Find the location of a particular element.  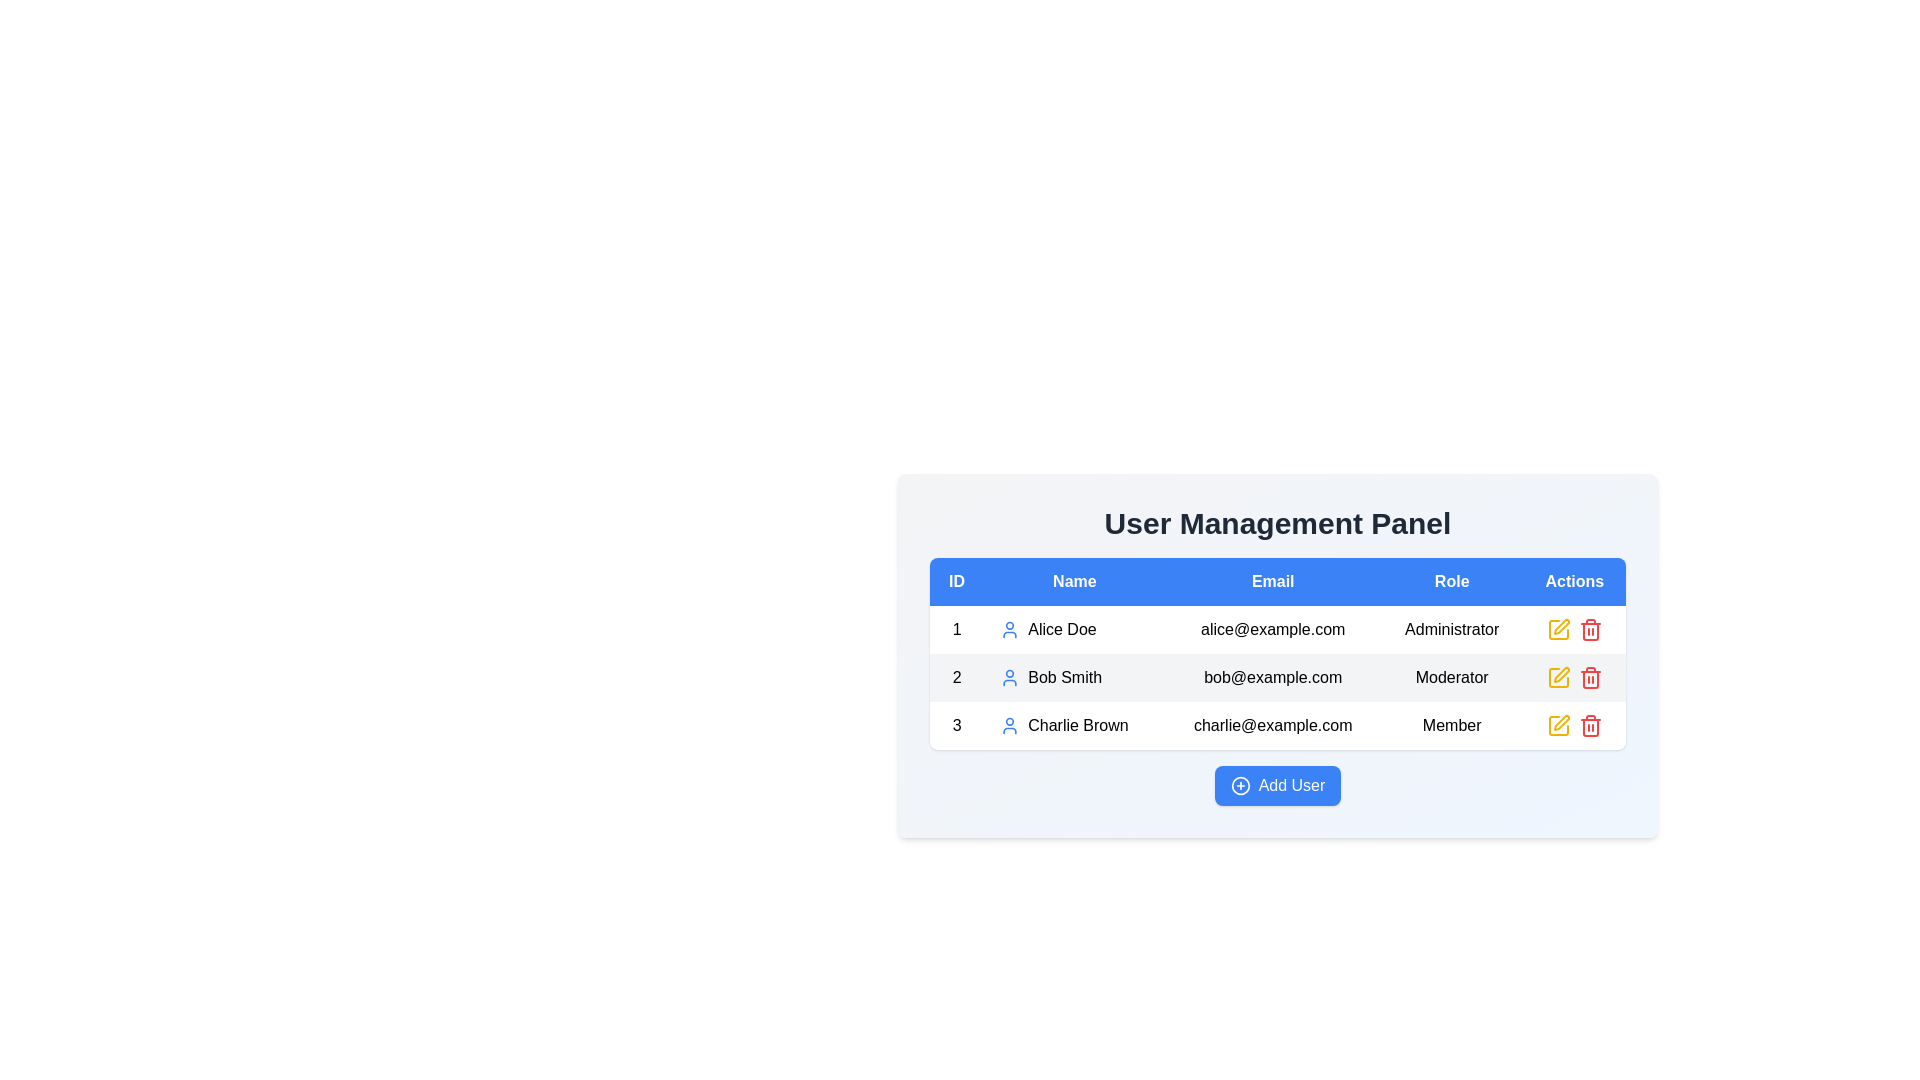

the vertical rectangular shape of the trash can body icon, which is the second delete icon in the Actions column for user 'Bob Smith' is located at coordinates (1589, 678).